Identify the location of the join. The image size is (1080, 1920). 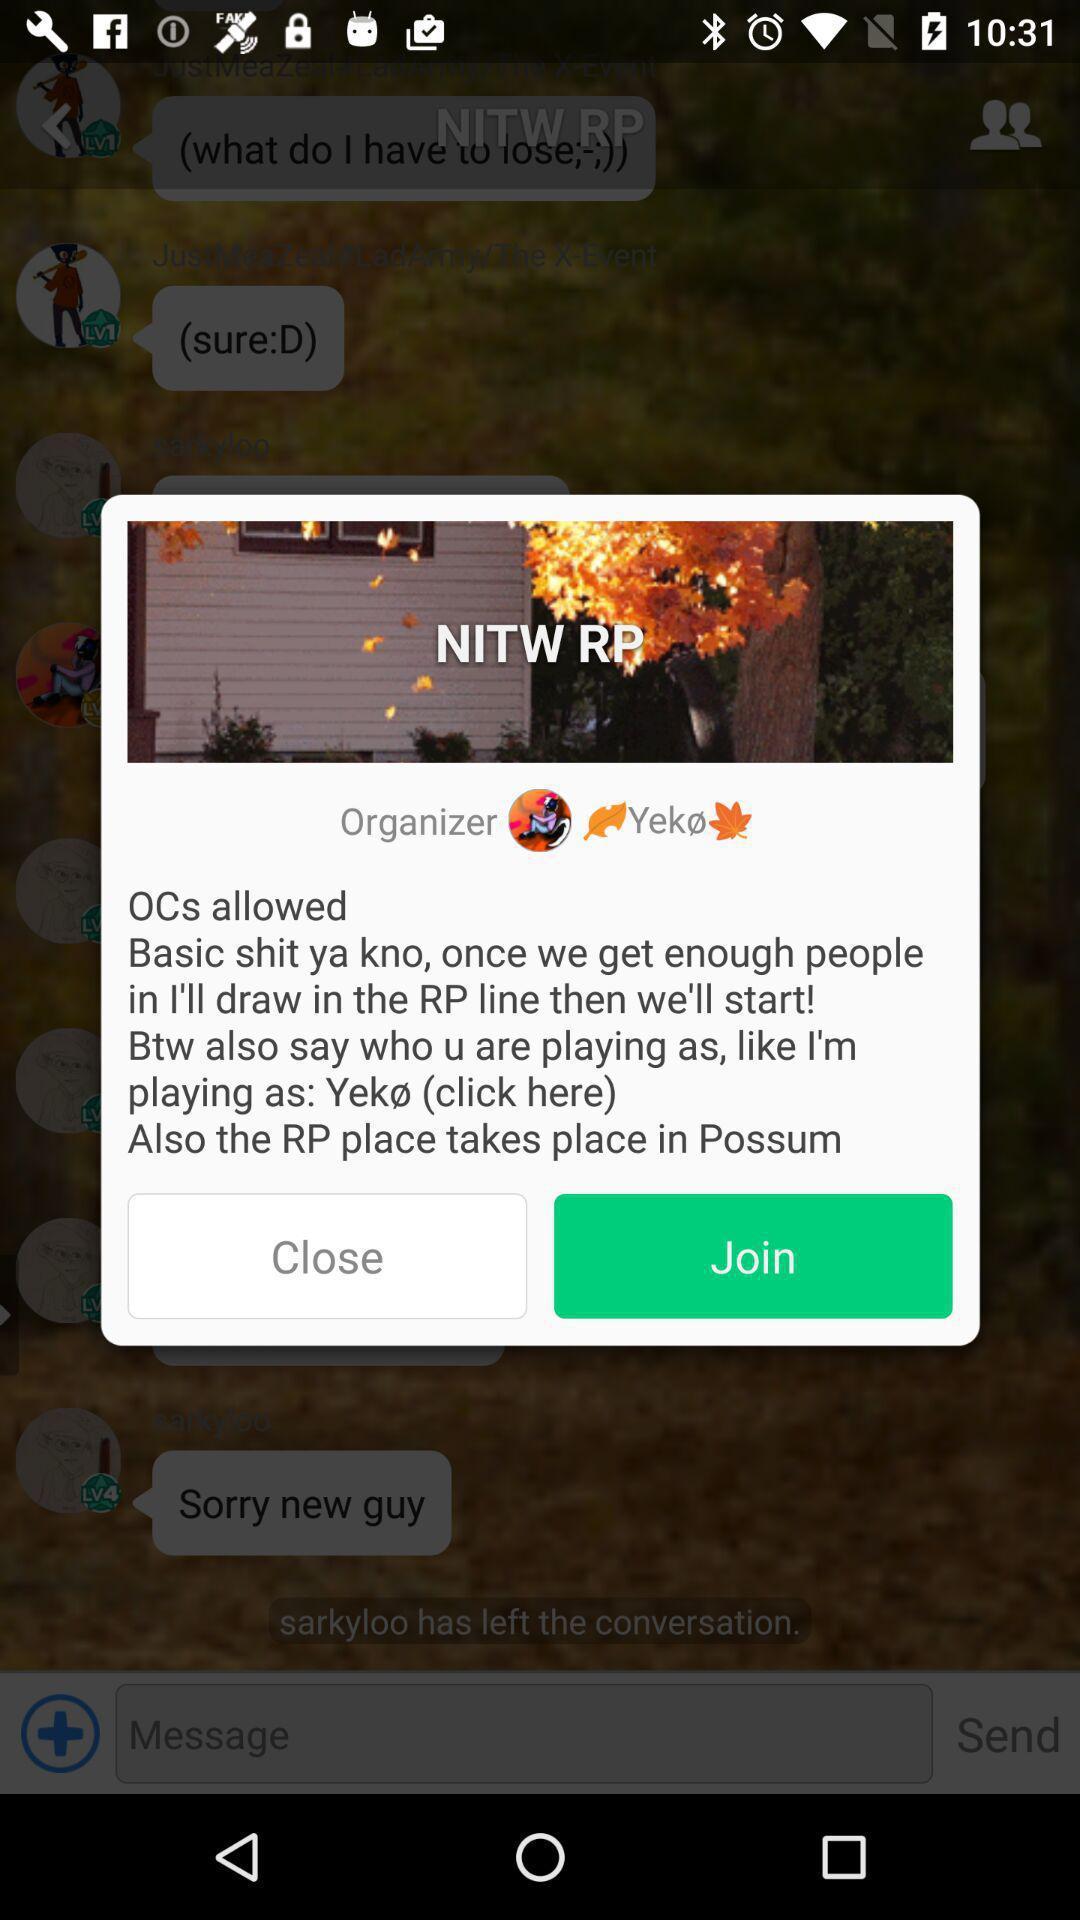
(753, 1255).